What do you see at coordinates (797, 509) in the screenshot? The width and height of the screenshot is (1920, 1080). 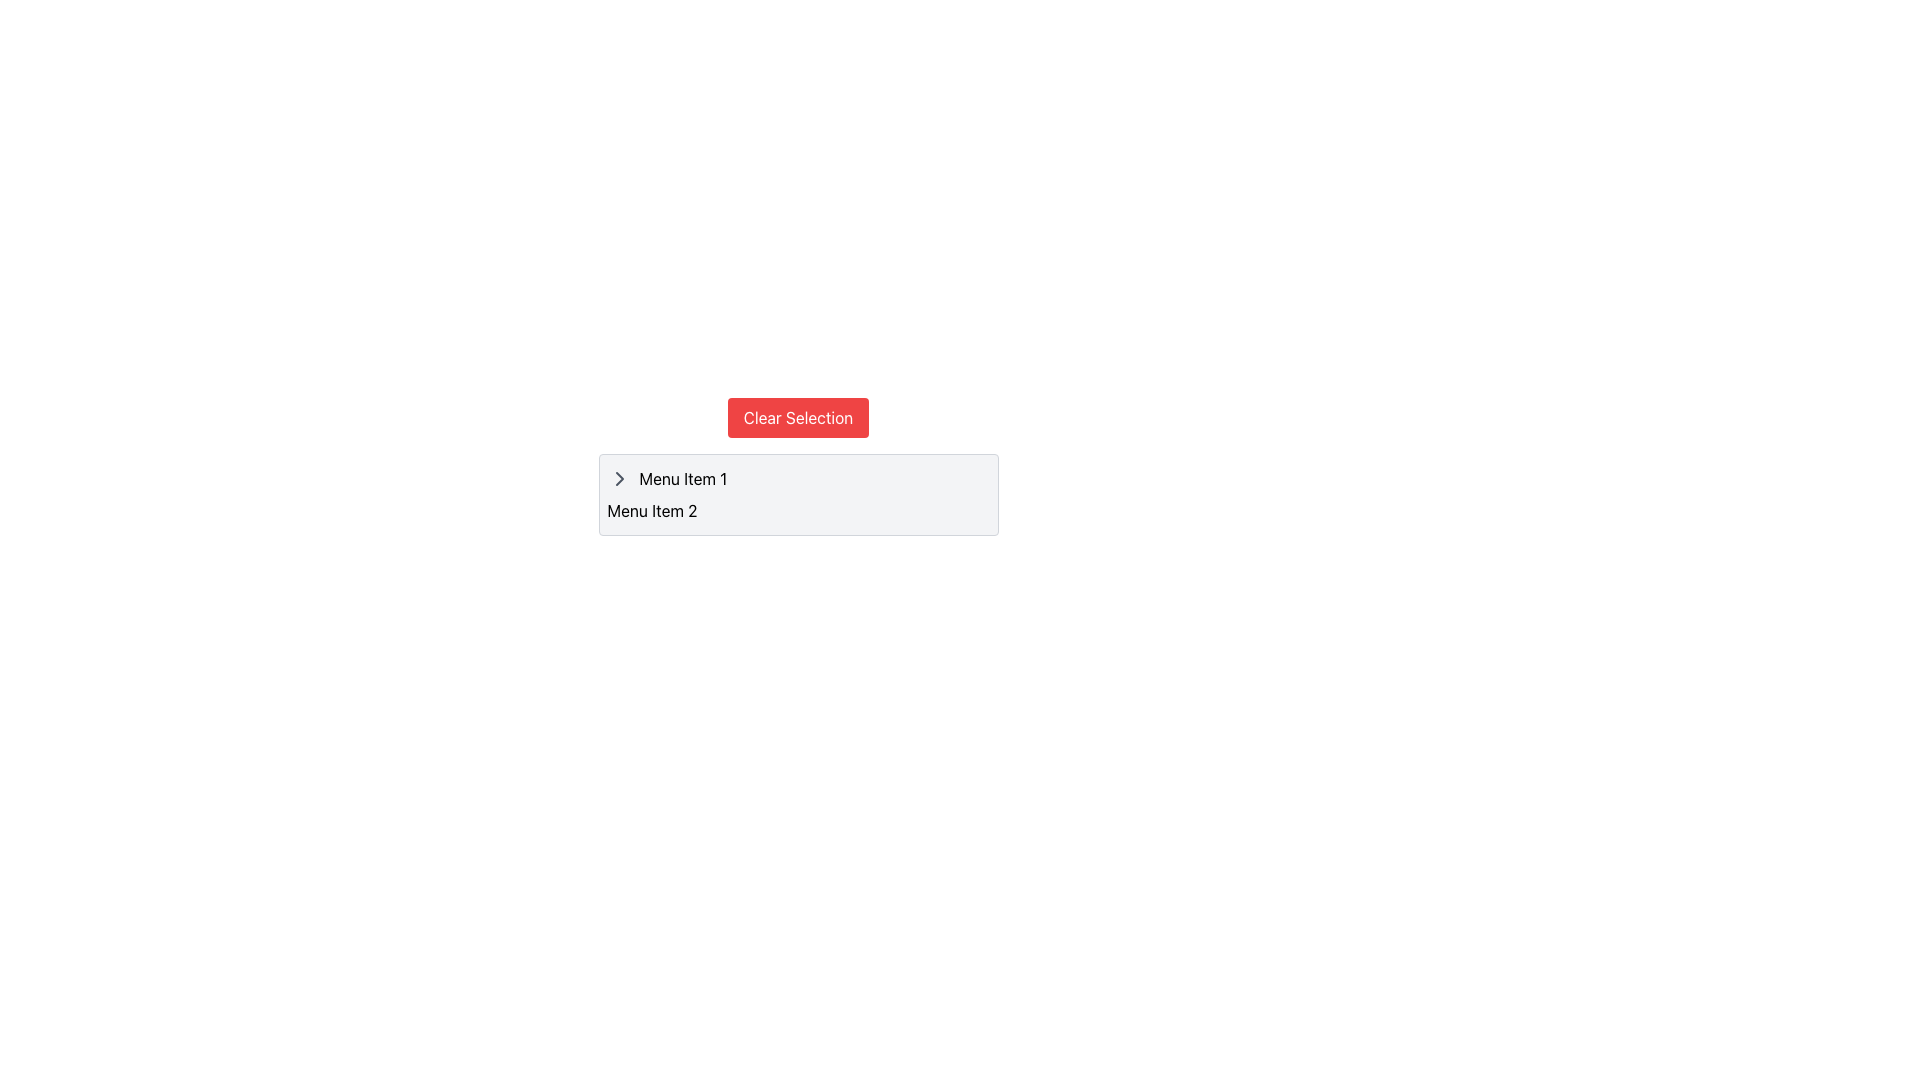 I see `the second menu item in the vertical list` at bounding box center [797, 509].